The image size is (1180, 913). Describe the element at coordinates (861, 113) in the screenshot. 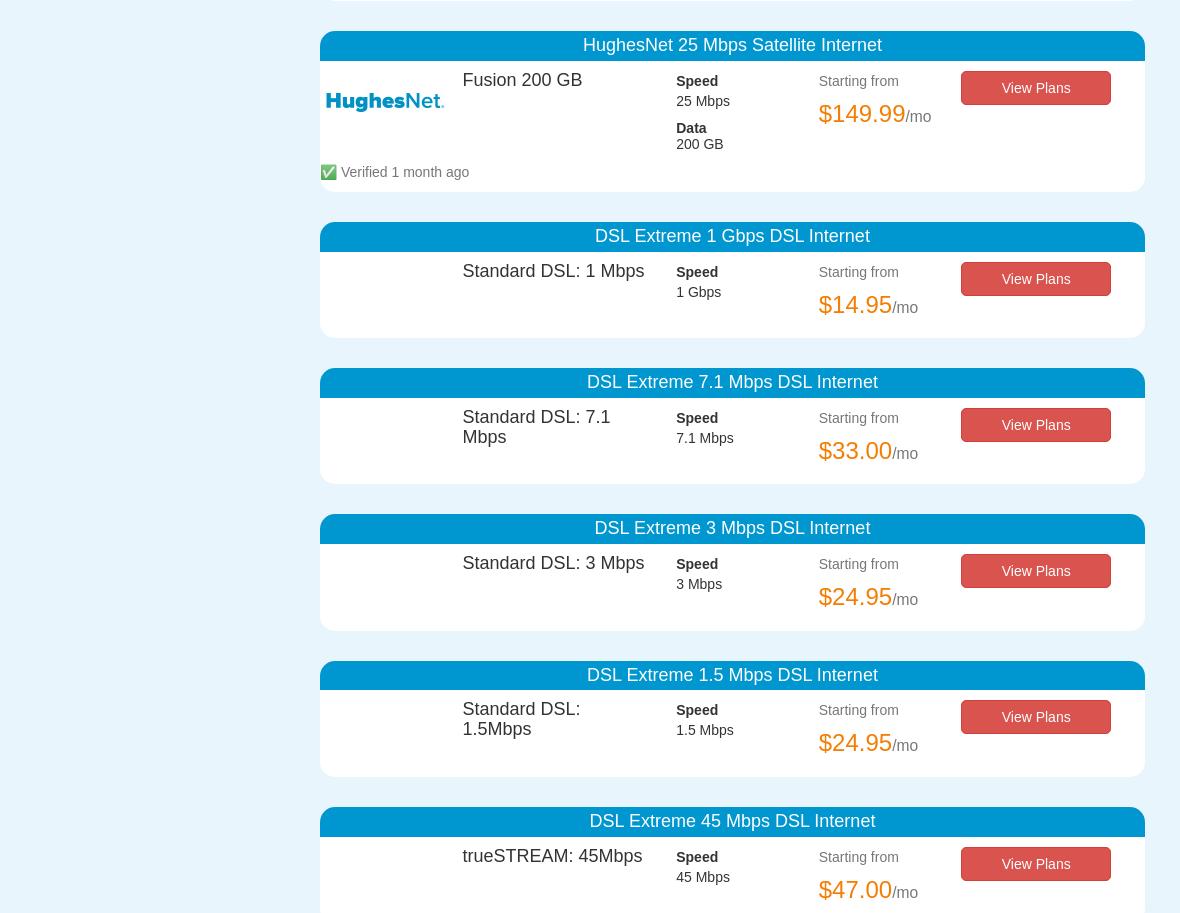

I see `'$149.99'` at that location.